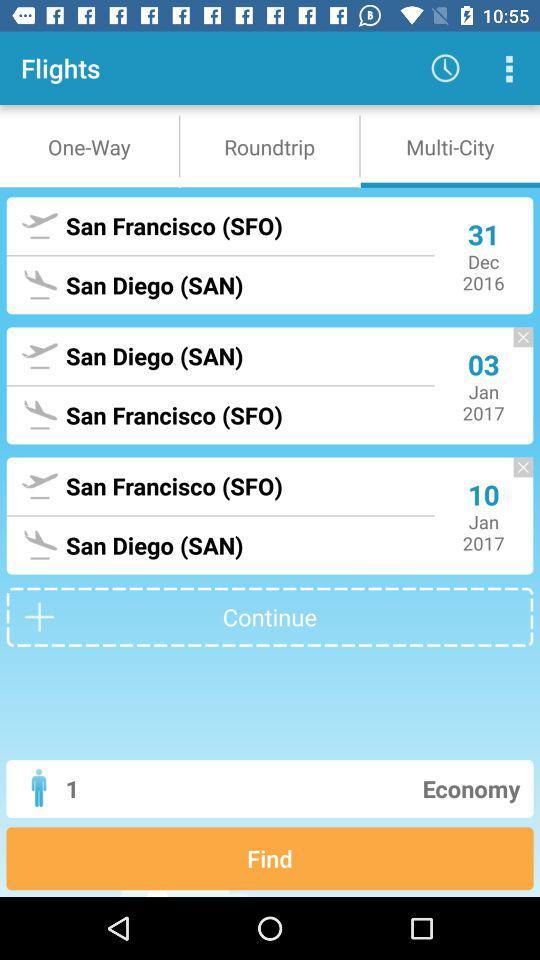 This screenshot has height=960, width=540. I want to click on delete suggested trip, so click(513, 347).